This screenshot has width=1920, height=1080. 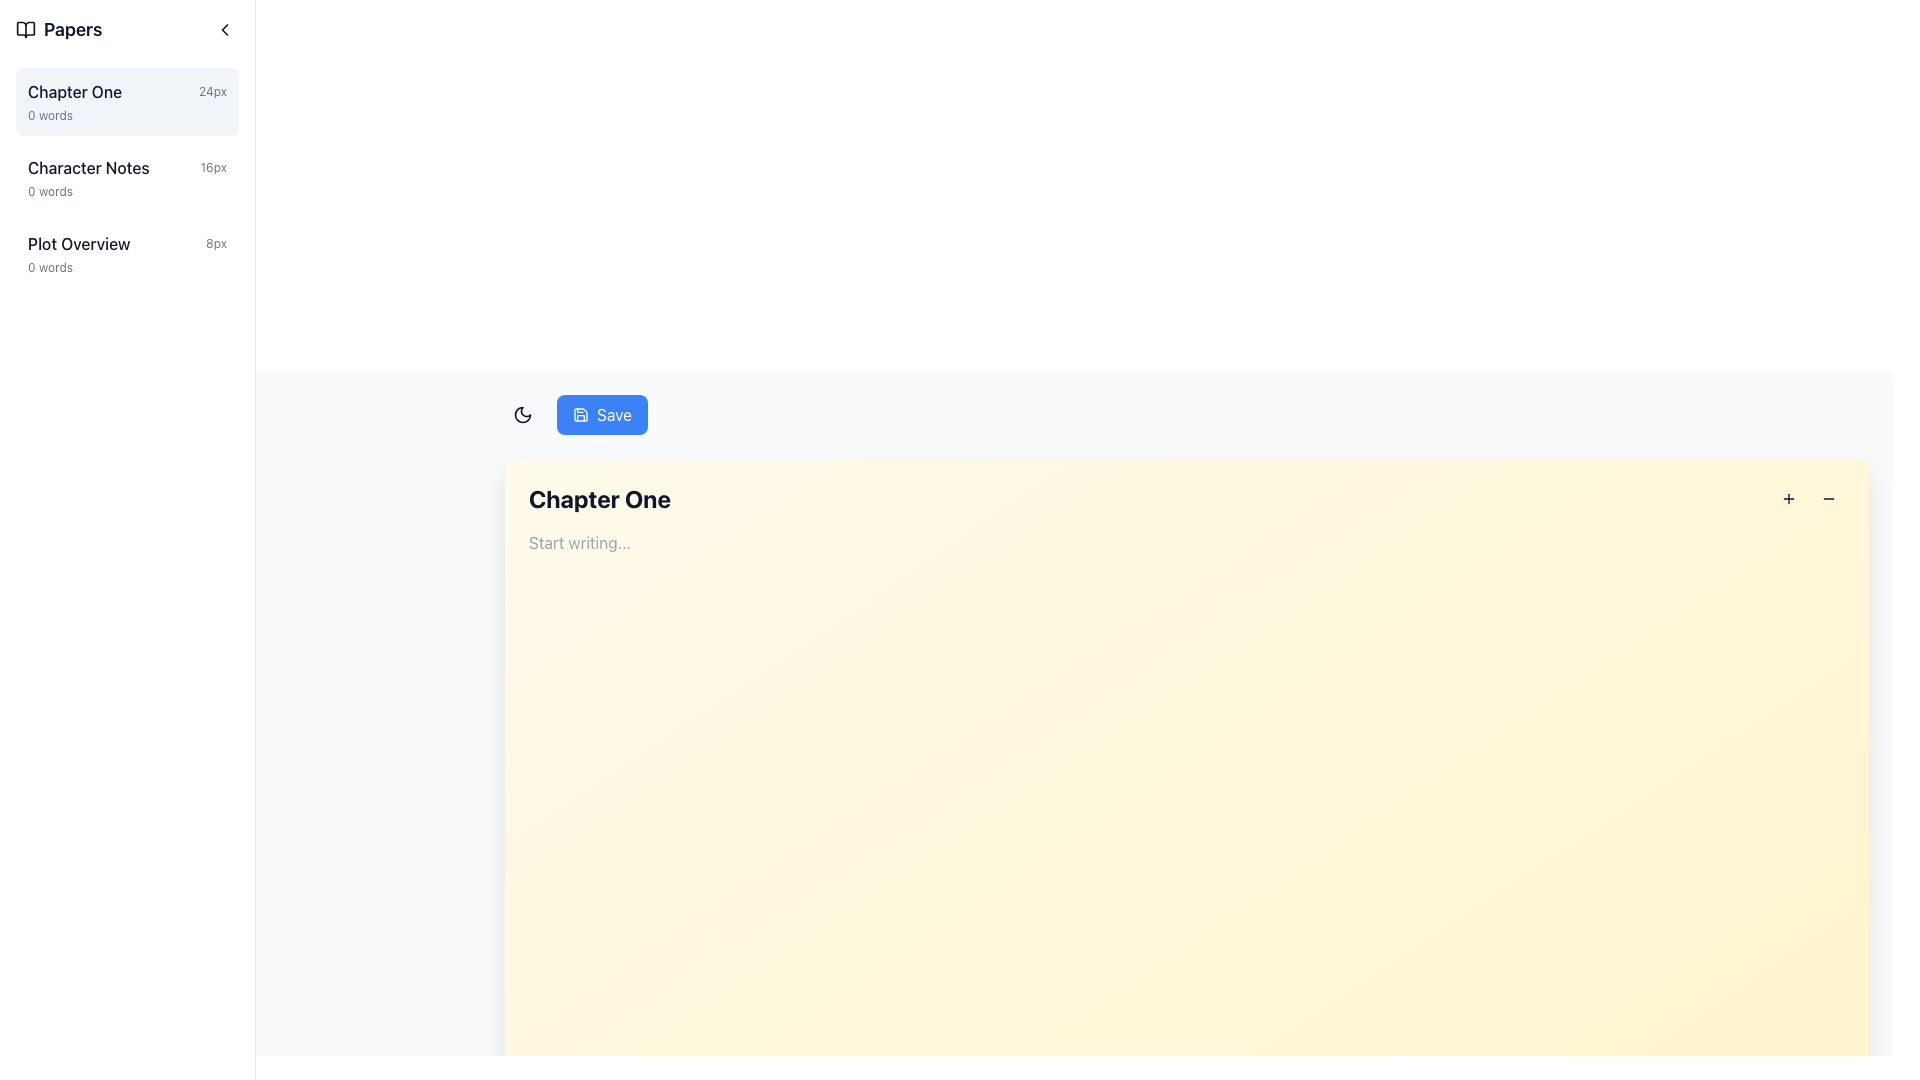 What do you see at coordinates (523, 414) in the screenshot?
I see `the moon-shaped icon` at bounding box center [523, 414].